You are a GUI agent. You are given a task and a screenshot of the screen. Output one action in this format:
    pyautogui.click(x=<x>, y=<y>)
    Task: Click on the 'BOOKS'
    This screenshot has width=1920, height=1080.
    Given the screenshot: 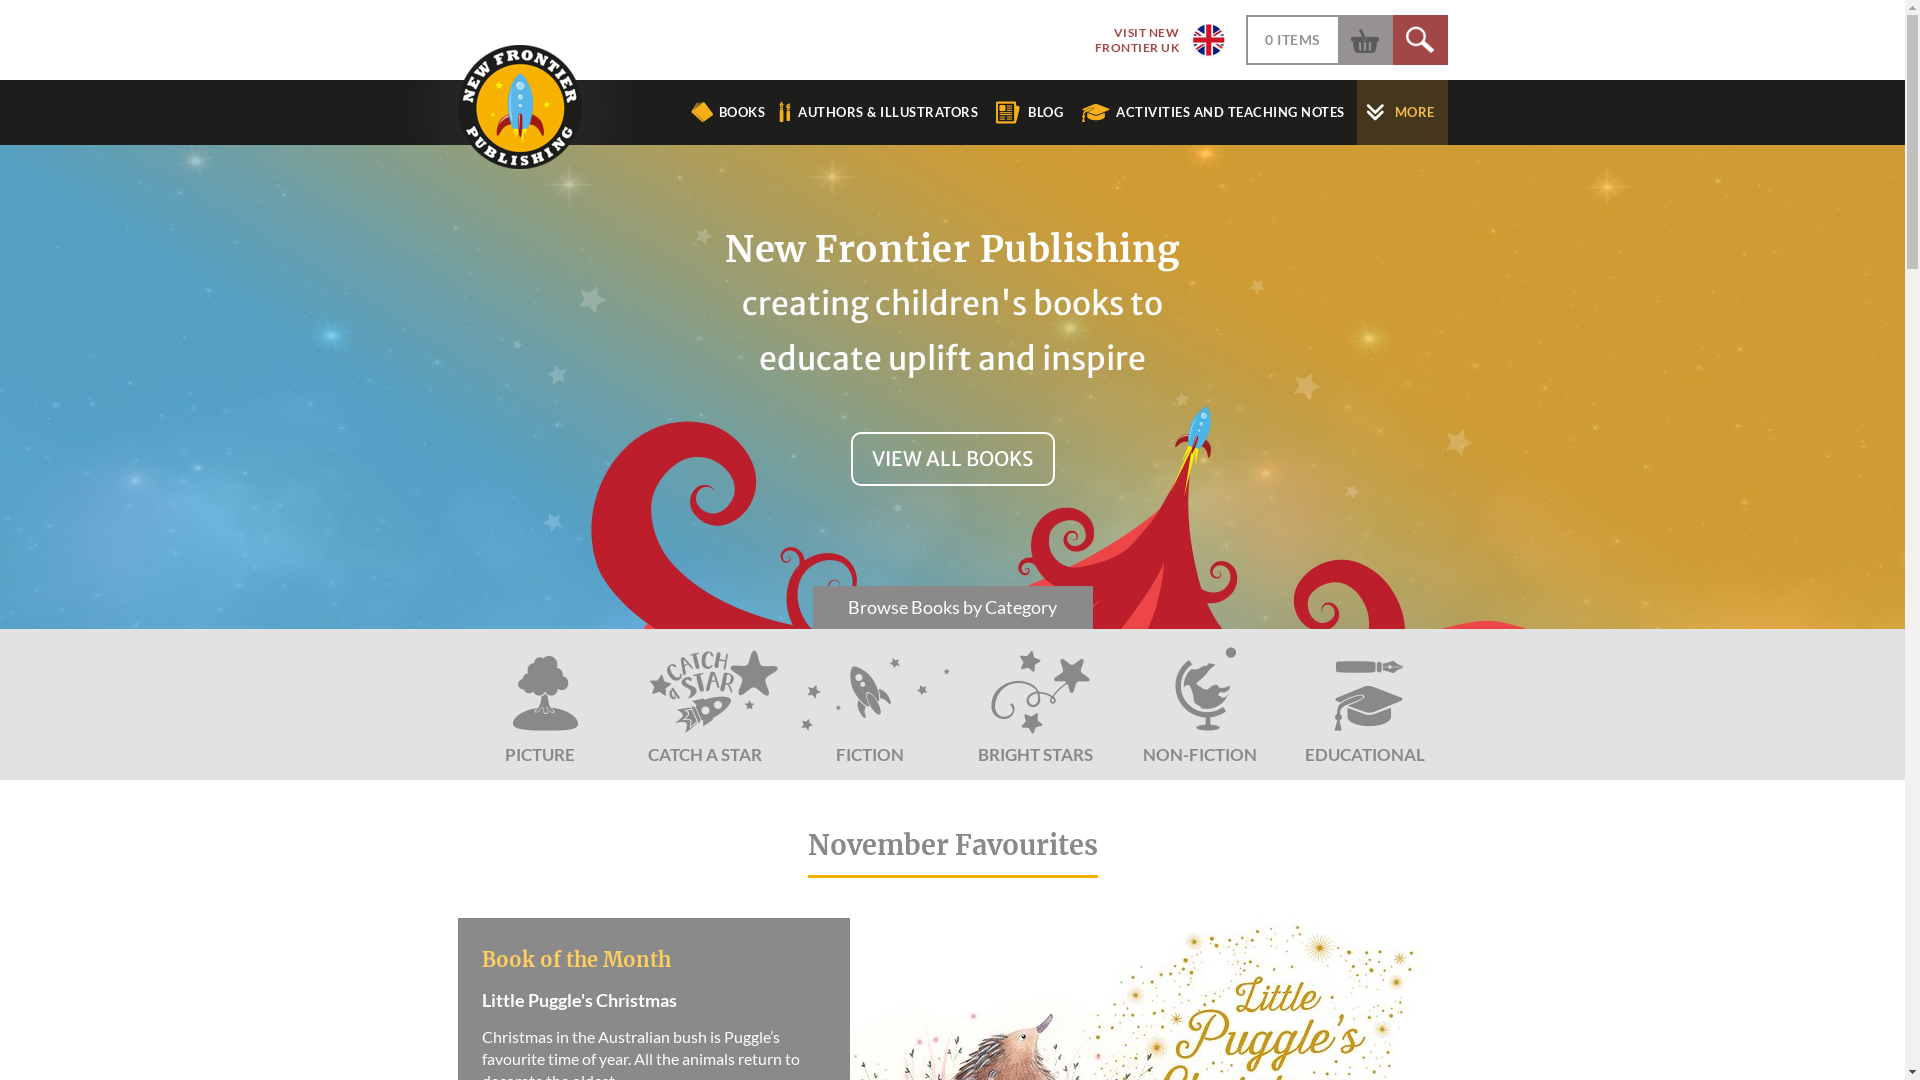 What is the action you would take?
    pyautogui.click(x=727, y=112)
    